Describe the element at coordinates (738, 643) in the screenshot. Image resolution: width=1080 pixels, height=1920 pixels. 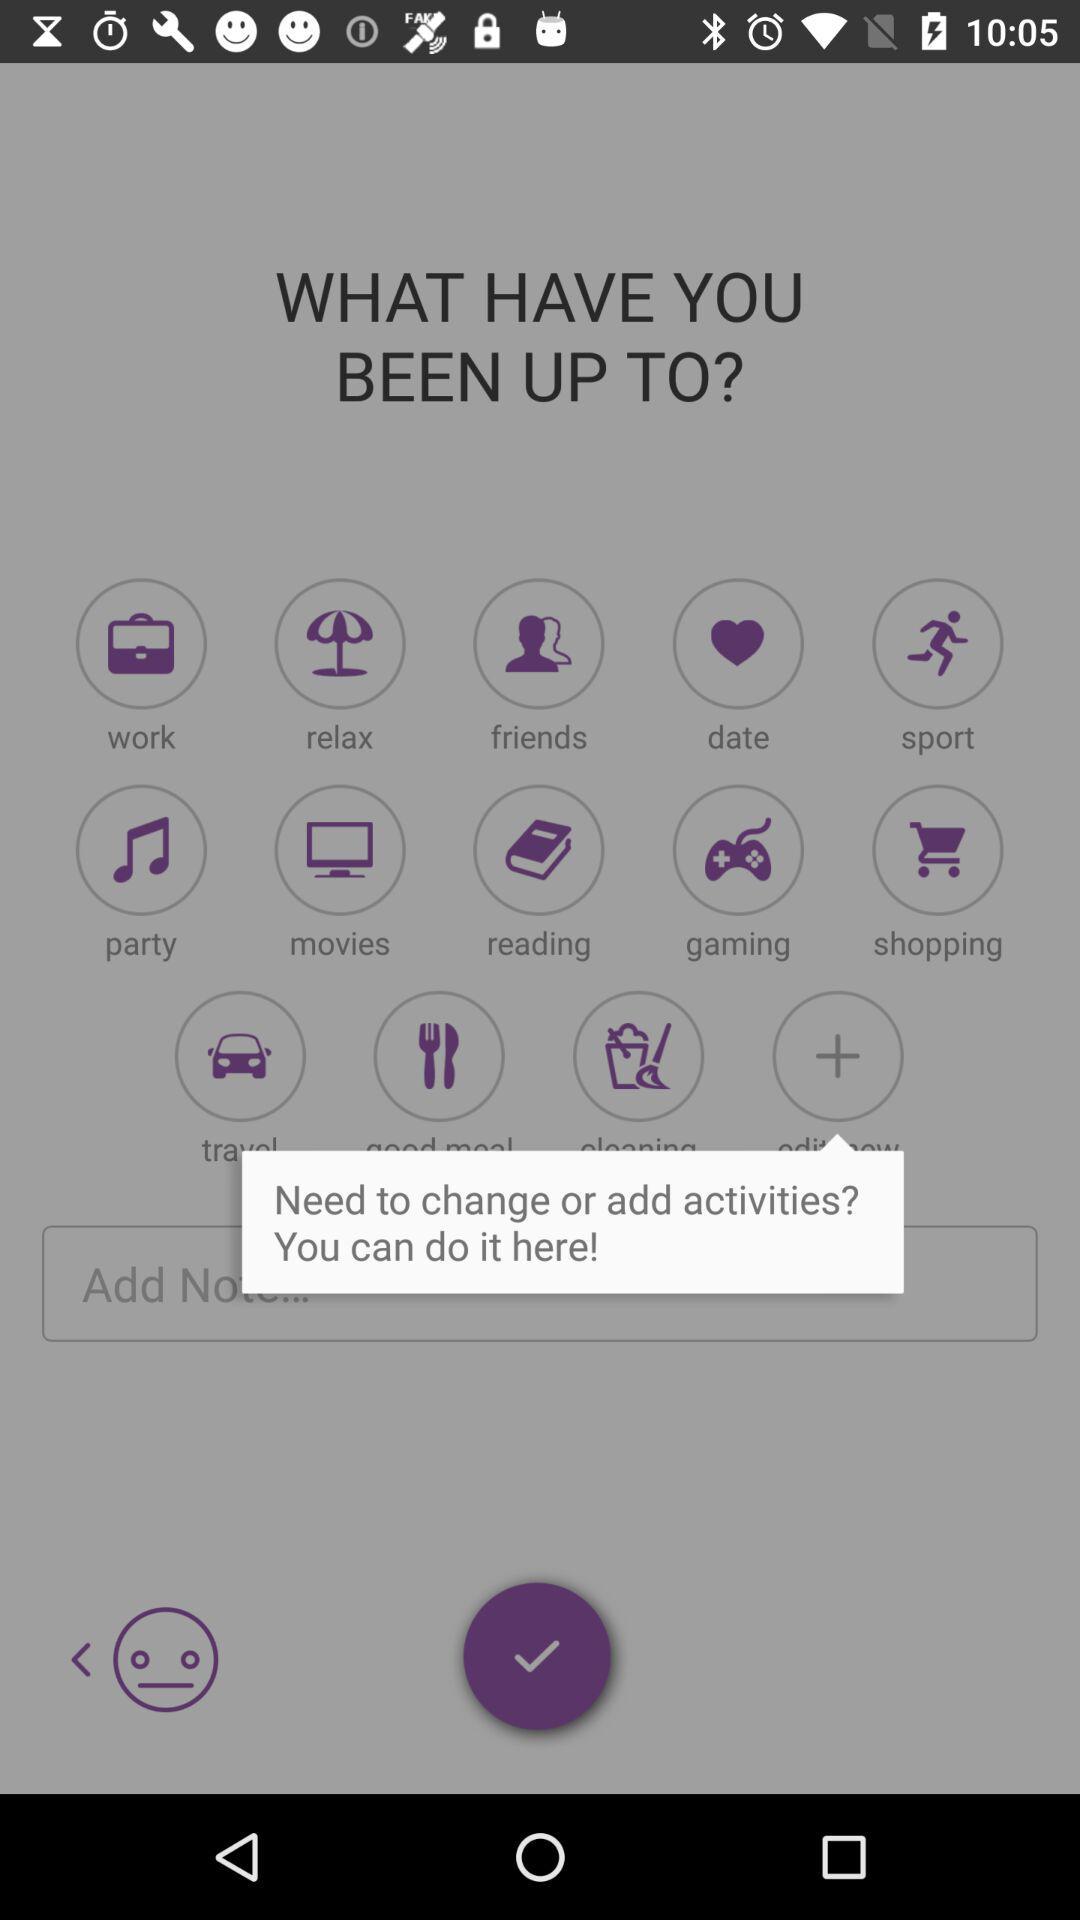
I see `log date` at that location.